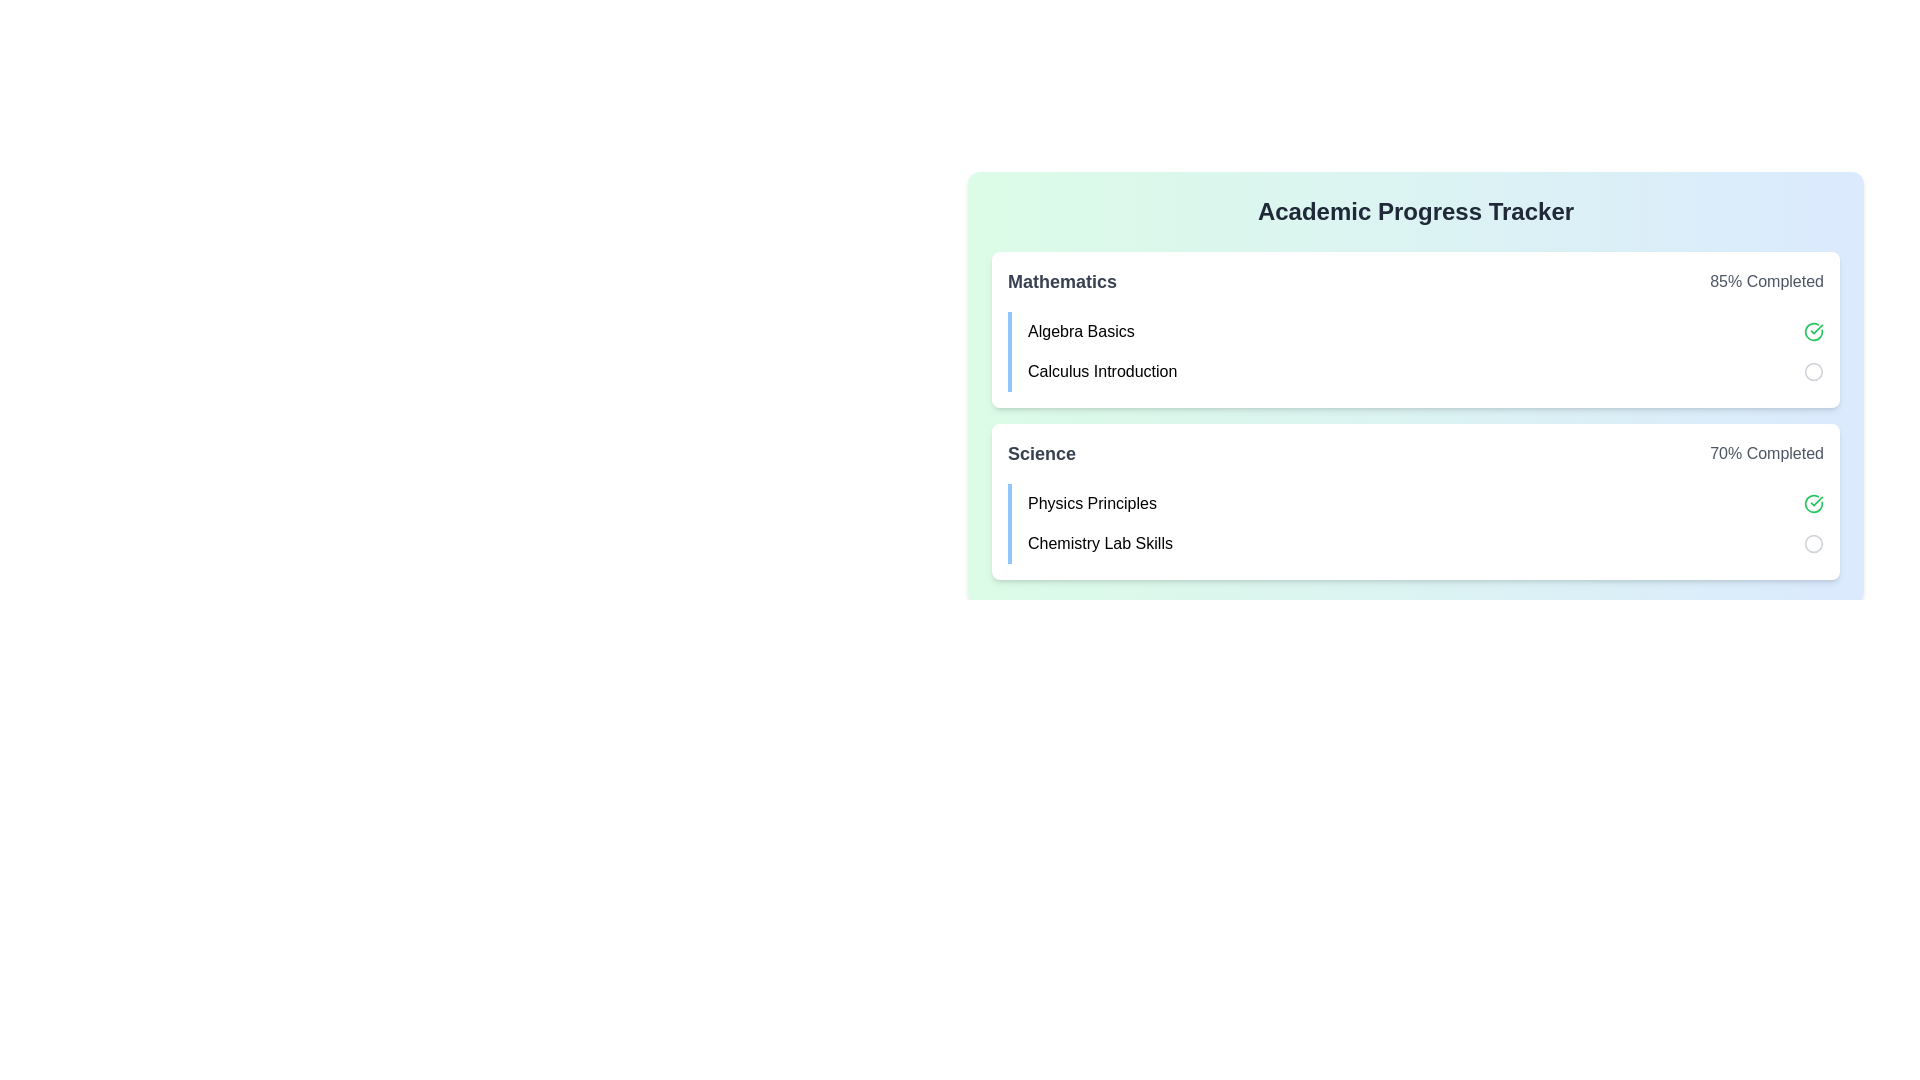 The image size is (1920, 1080). What do you see at coordinates (1814, 330) in the screenshot?
I see `the Circular icon with check mark that signifies the completion of the 'Algebra Basics' course, located to the far right of the course title` at bounding box center [1814, 330].